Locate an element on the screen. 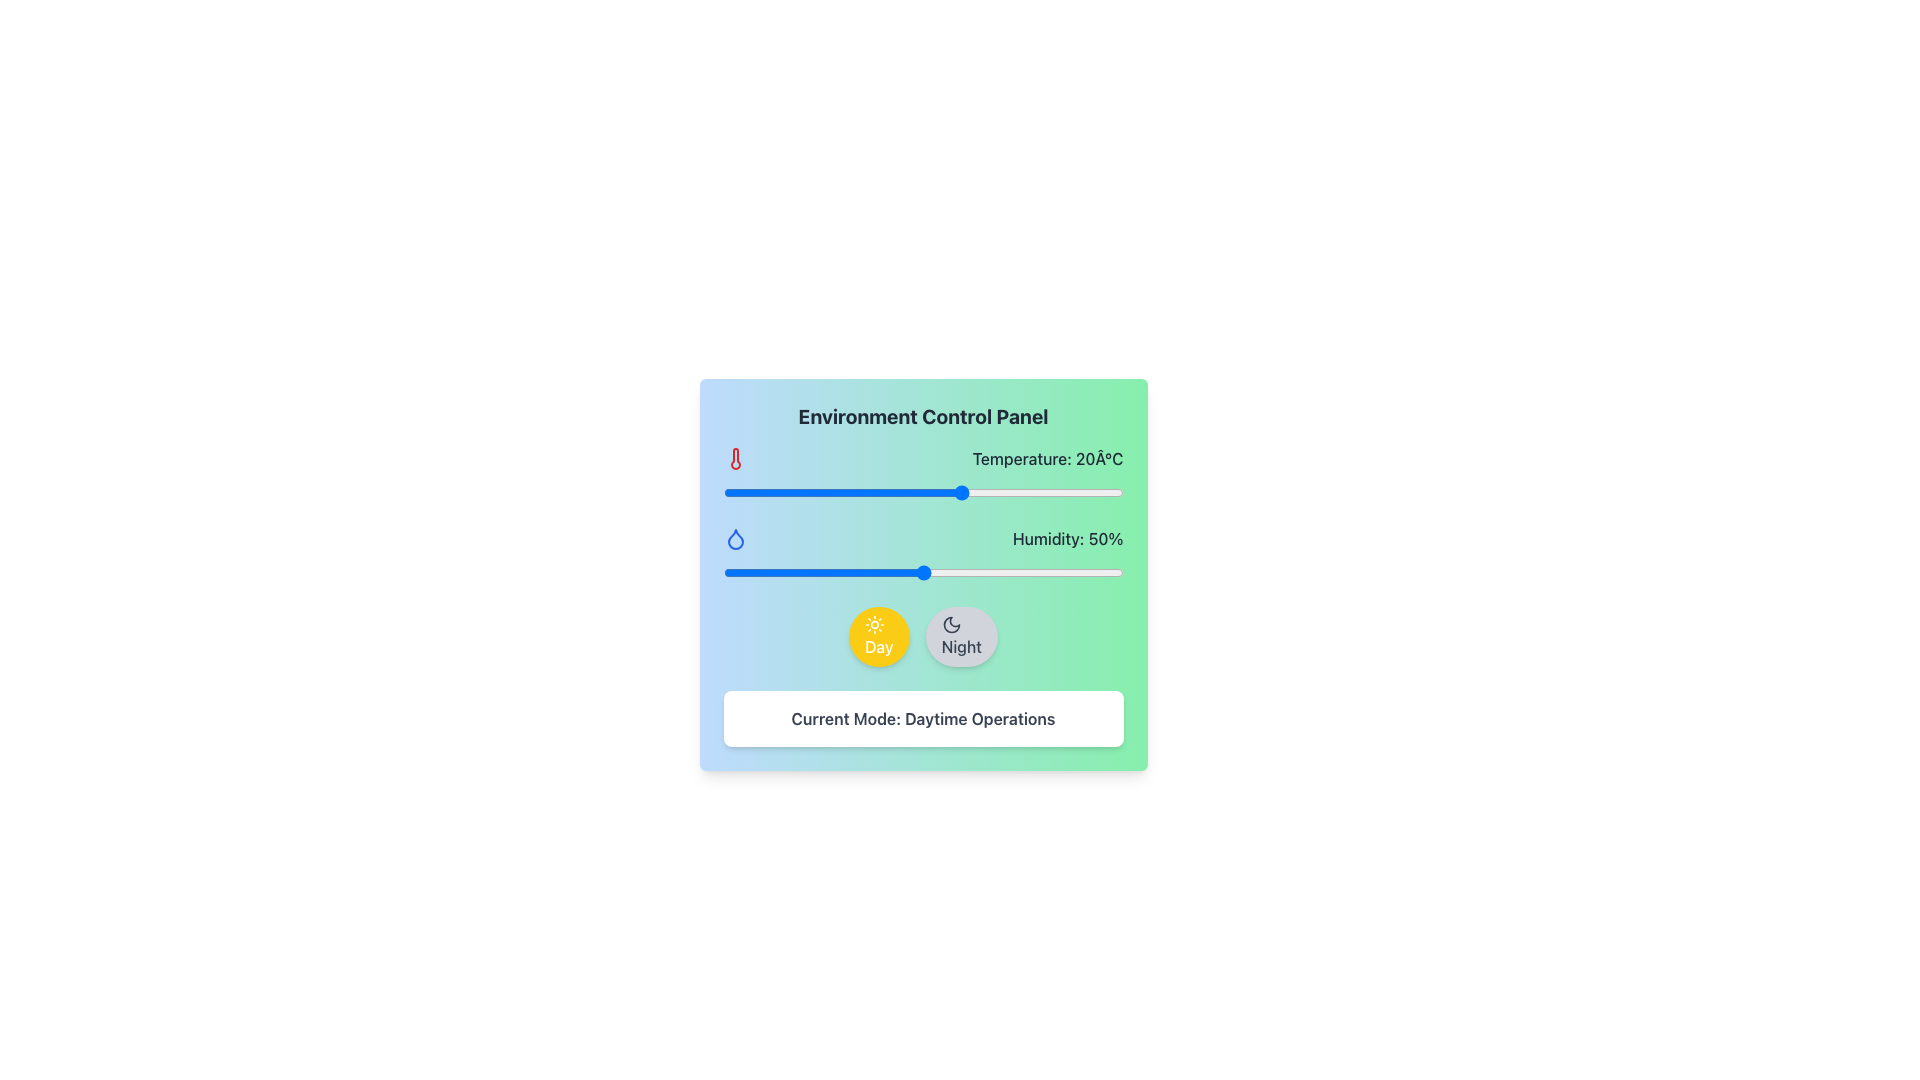  the humidity is located at coordinates (758, 573).